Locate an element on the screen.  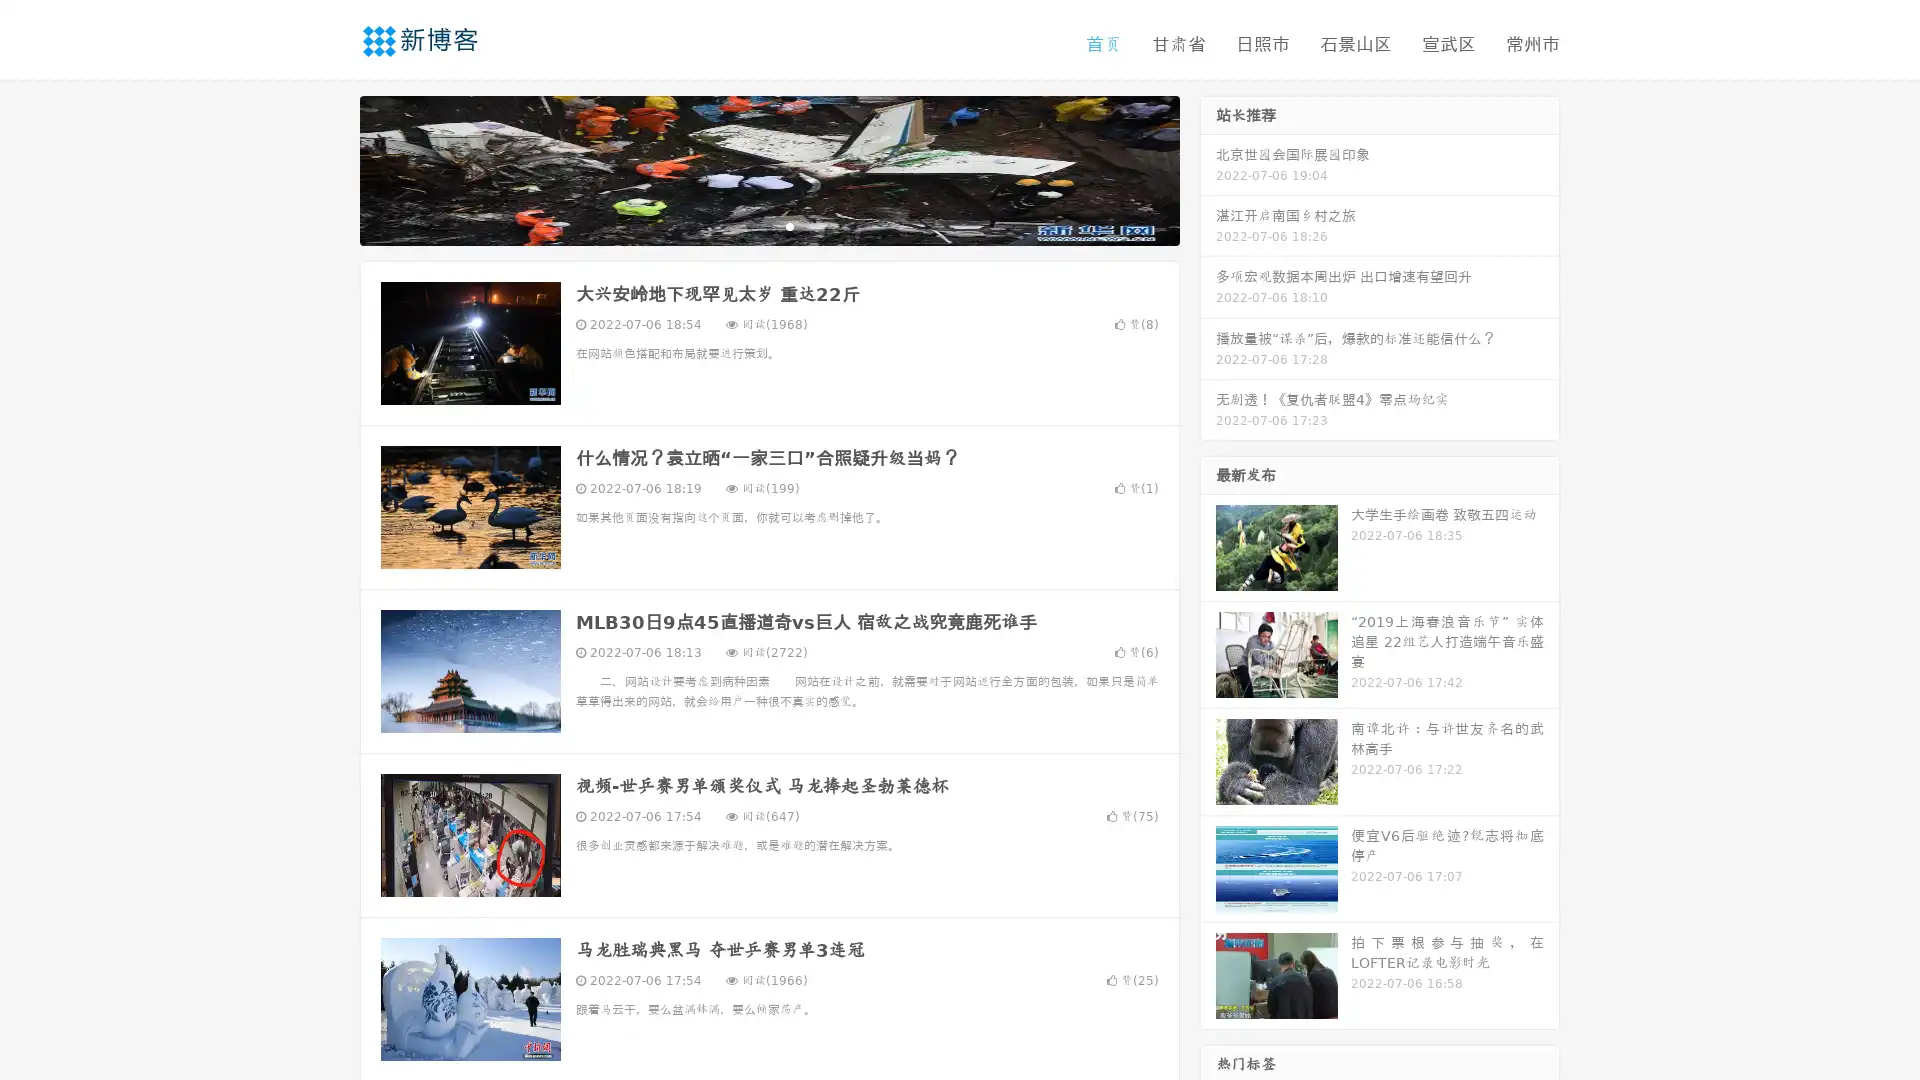
Go to slide 1 is located at coordinates (748, 225).